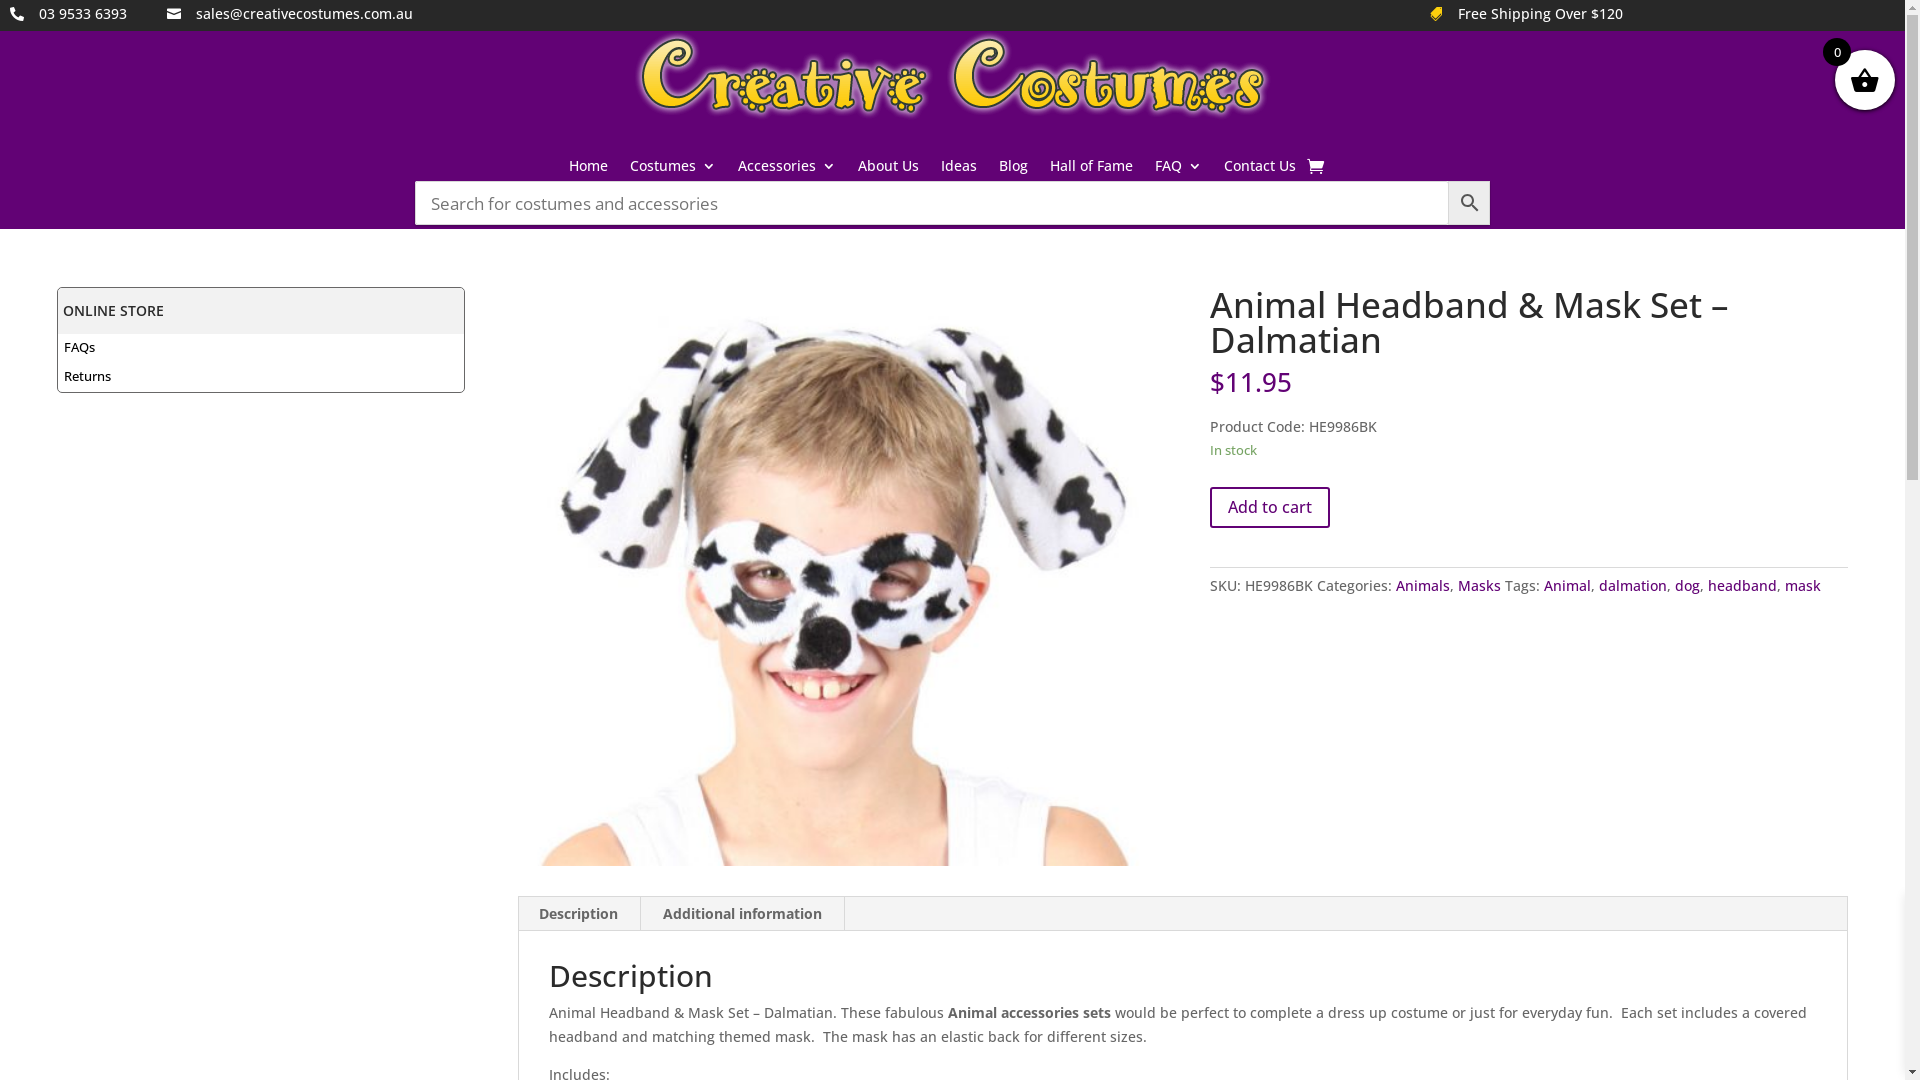  Describe the element at coordinates (1632, 585) in the screenshot. I see `'dalmation'` at that location.